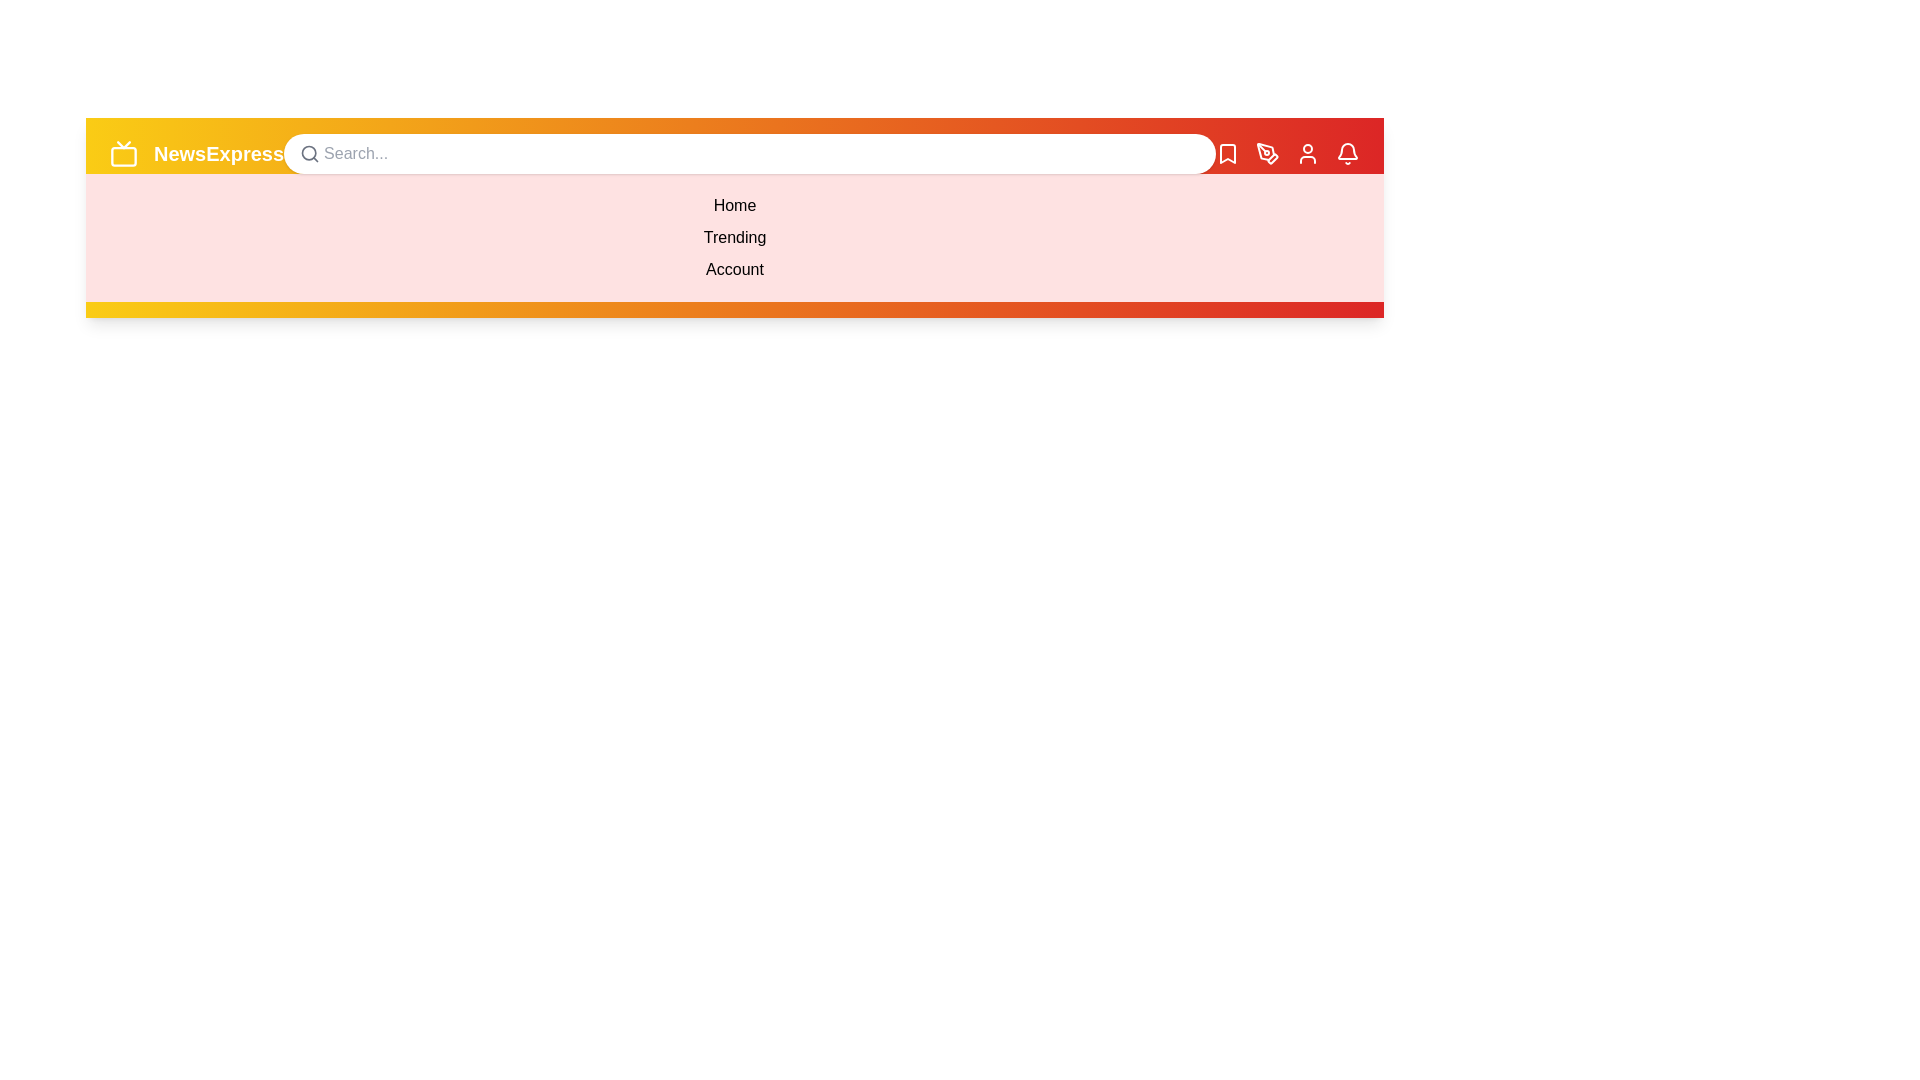 Image resolution: width=1920 pixels, height=1080 pixels. What do you see at coordinates (1348, 153) in the screenshot?
I see `the bell icon to toggle the dropdown menu` at bounding box center [1348, 153].